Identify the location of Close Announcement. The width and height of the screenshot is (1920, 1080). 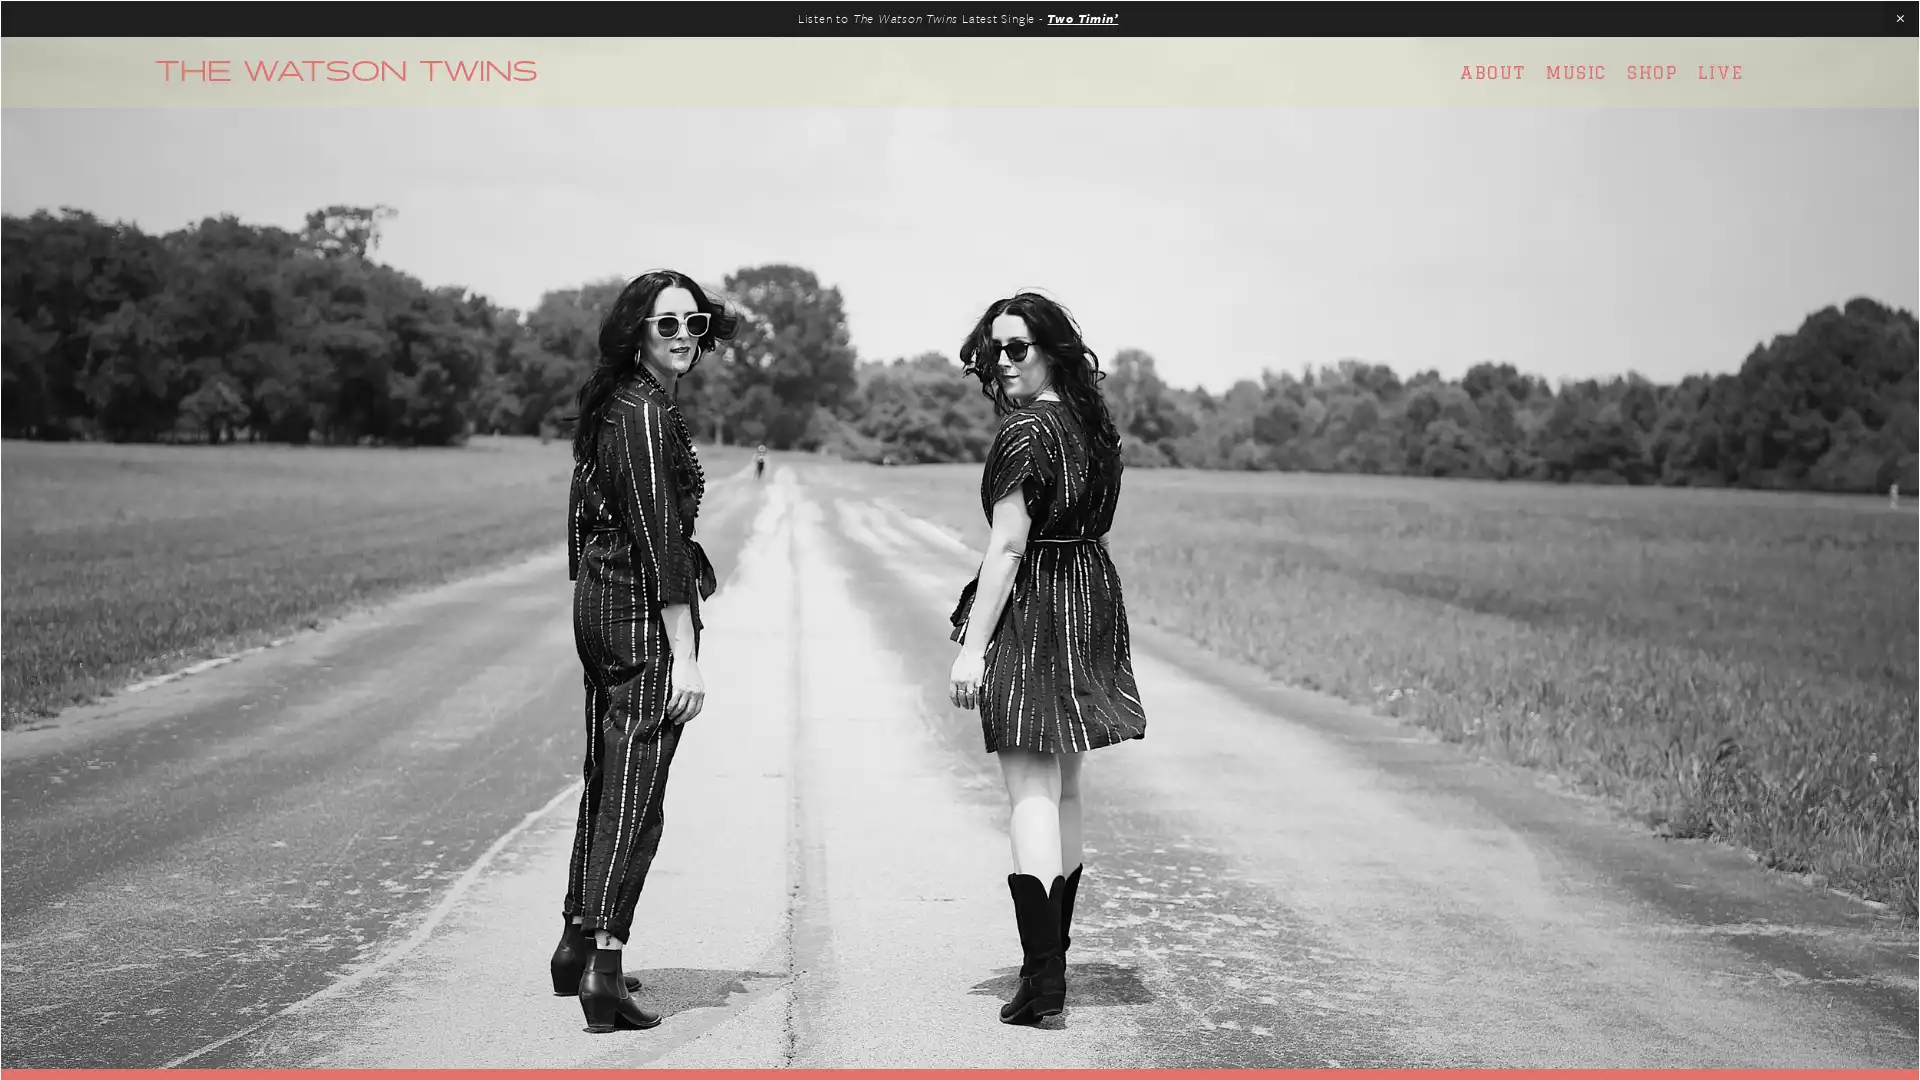
(1899, 19).